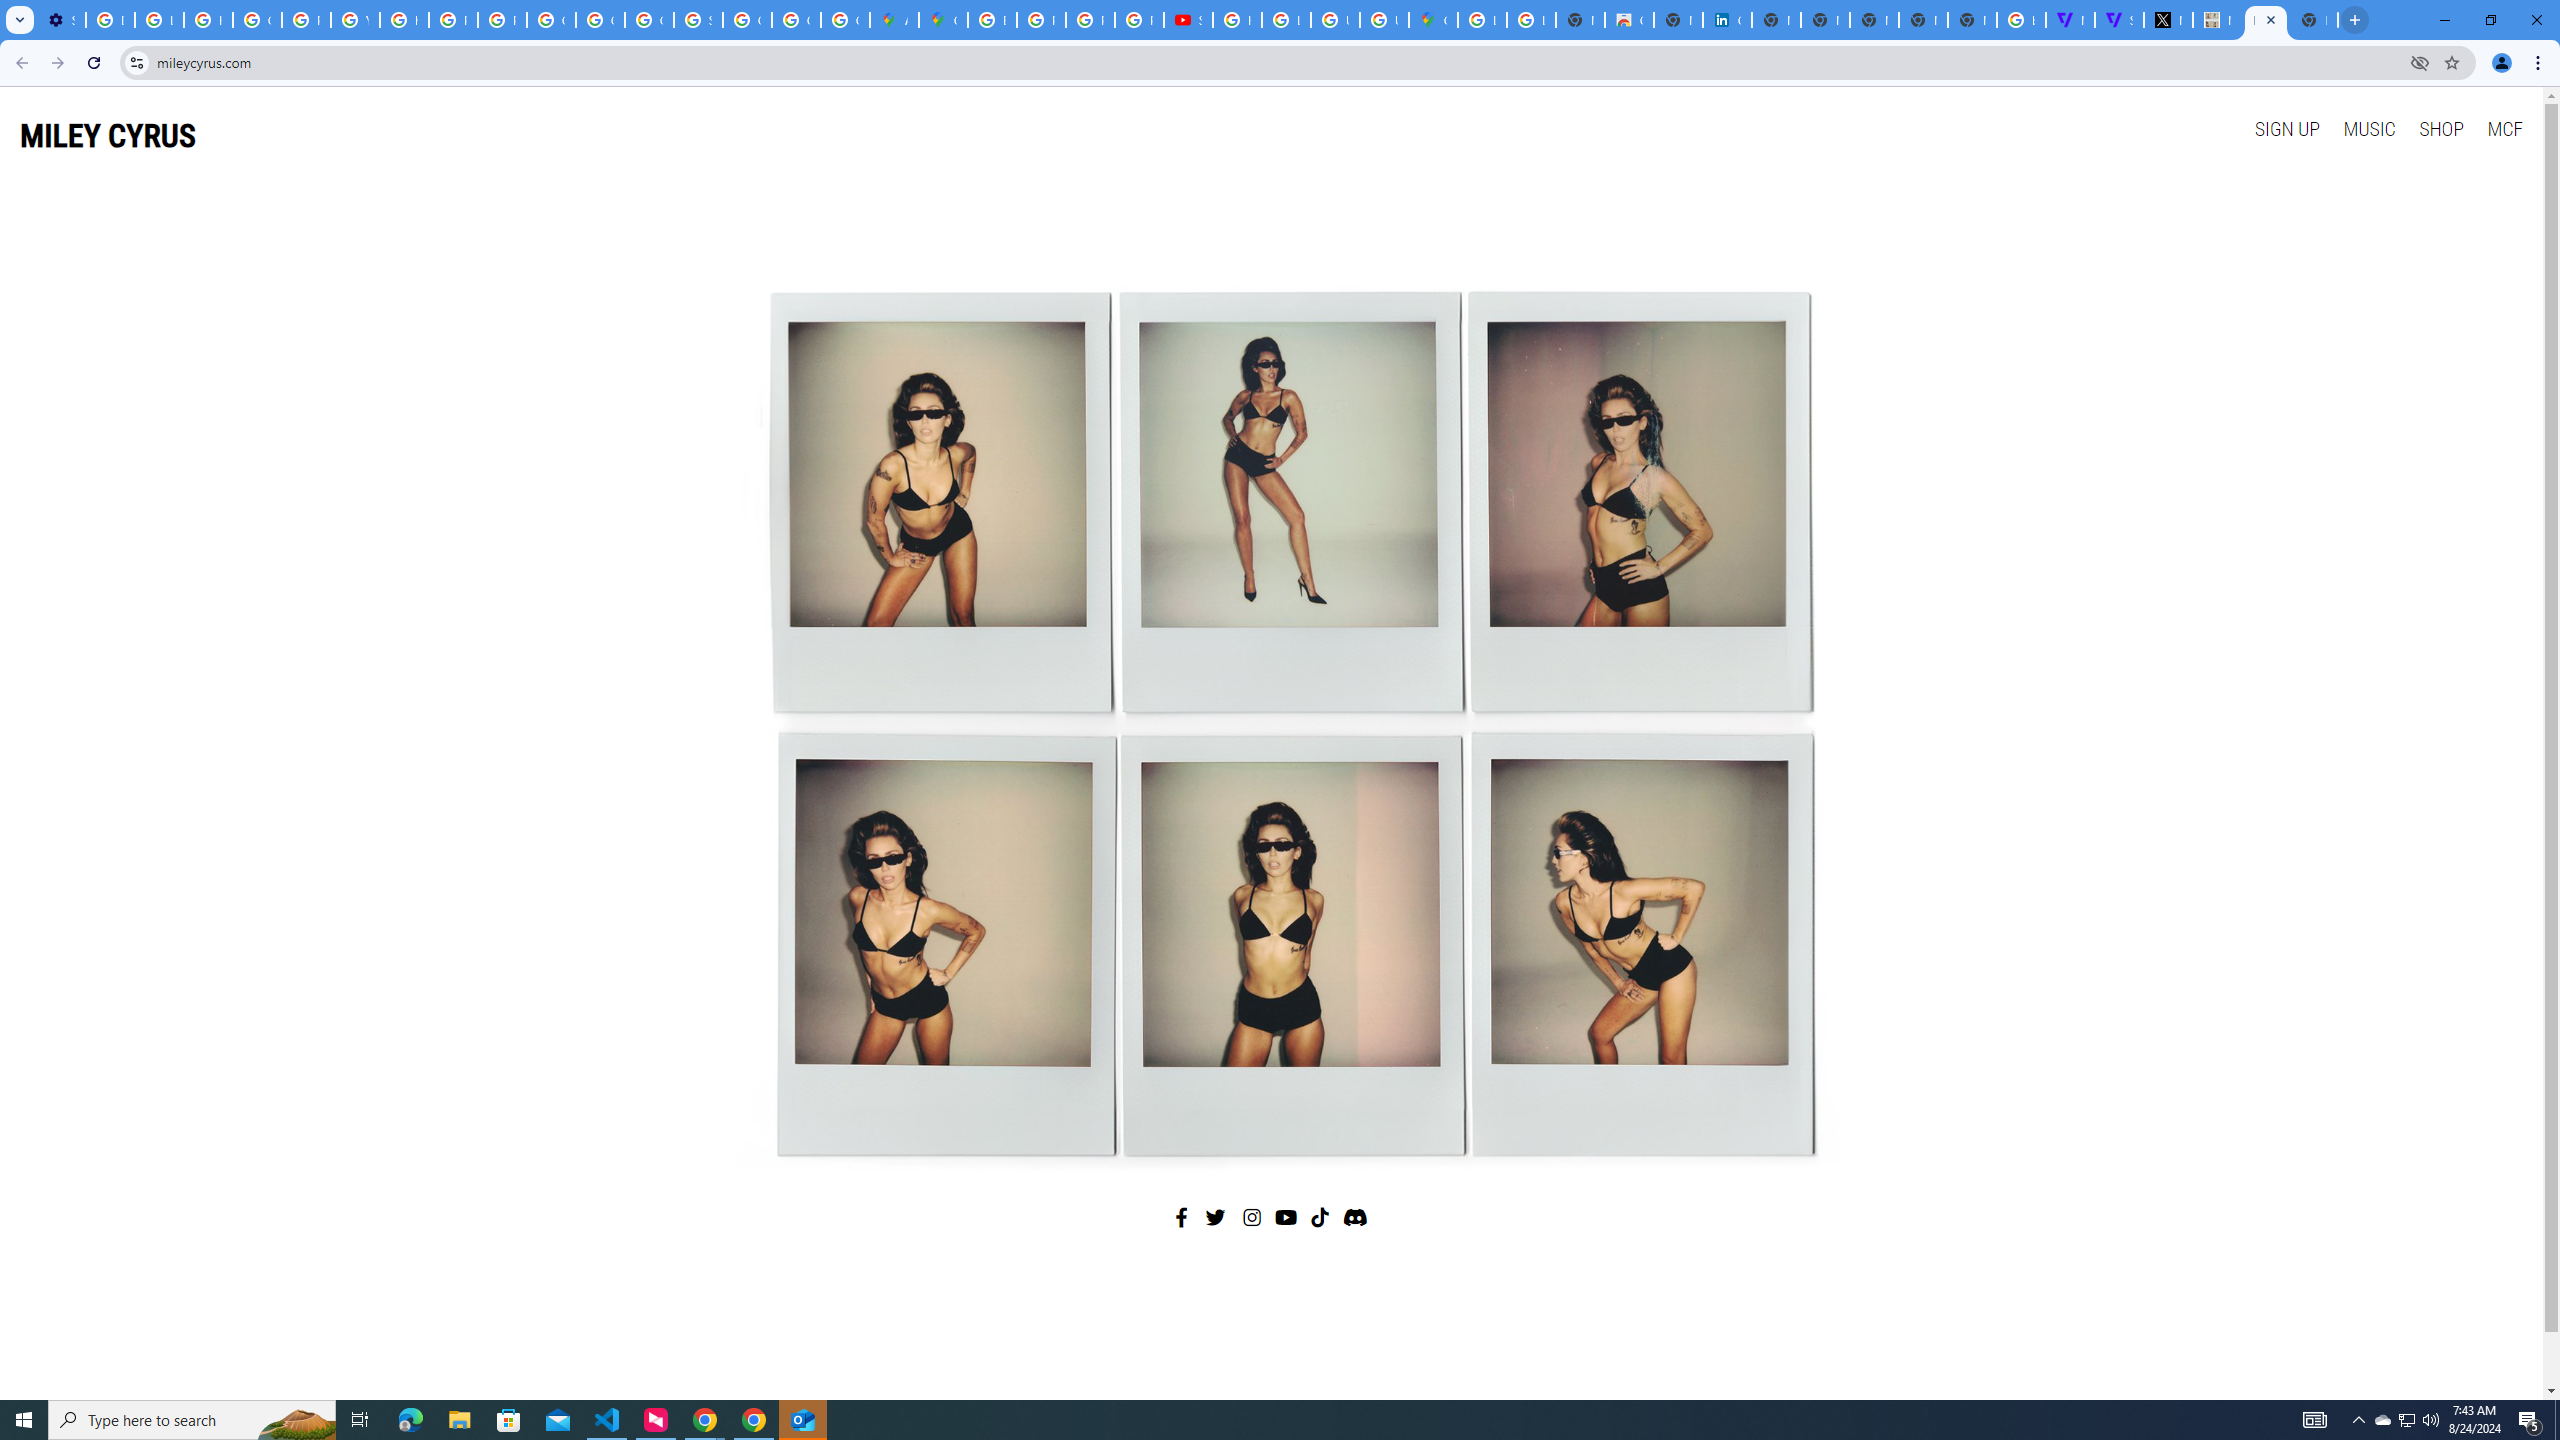 The height and width of the screenshot is (1440, 2560). Describe the element at coordinates (1181, 1217) in the screenshot. I see `'Facebook'` at that location.